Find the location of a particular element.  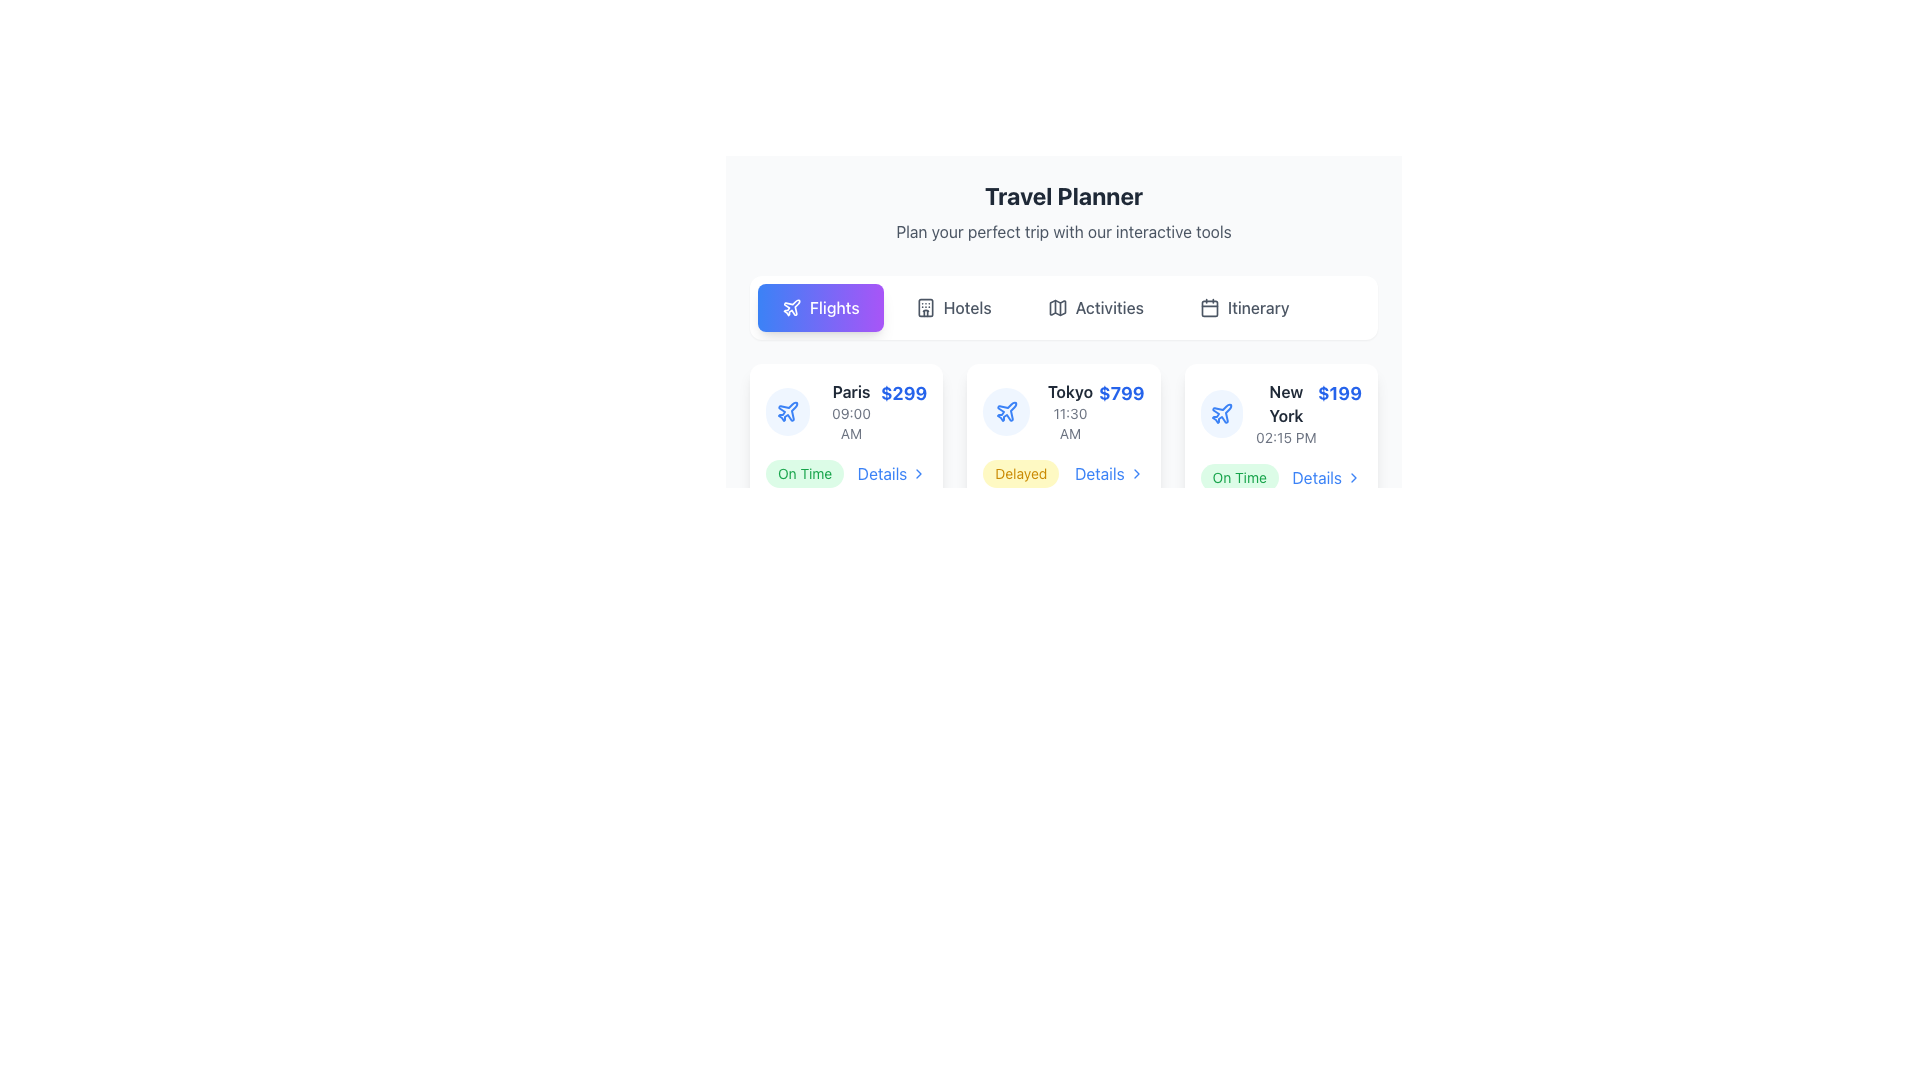

the navigation label located in the upper section of the interface, which is centrally aligned and positioned between 'Hotels' and 'Itinerary' is located at coordinates (1108, 308).